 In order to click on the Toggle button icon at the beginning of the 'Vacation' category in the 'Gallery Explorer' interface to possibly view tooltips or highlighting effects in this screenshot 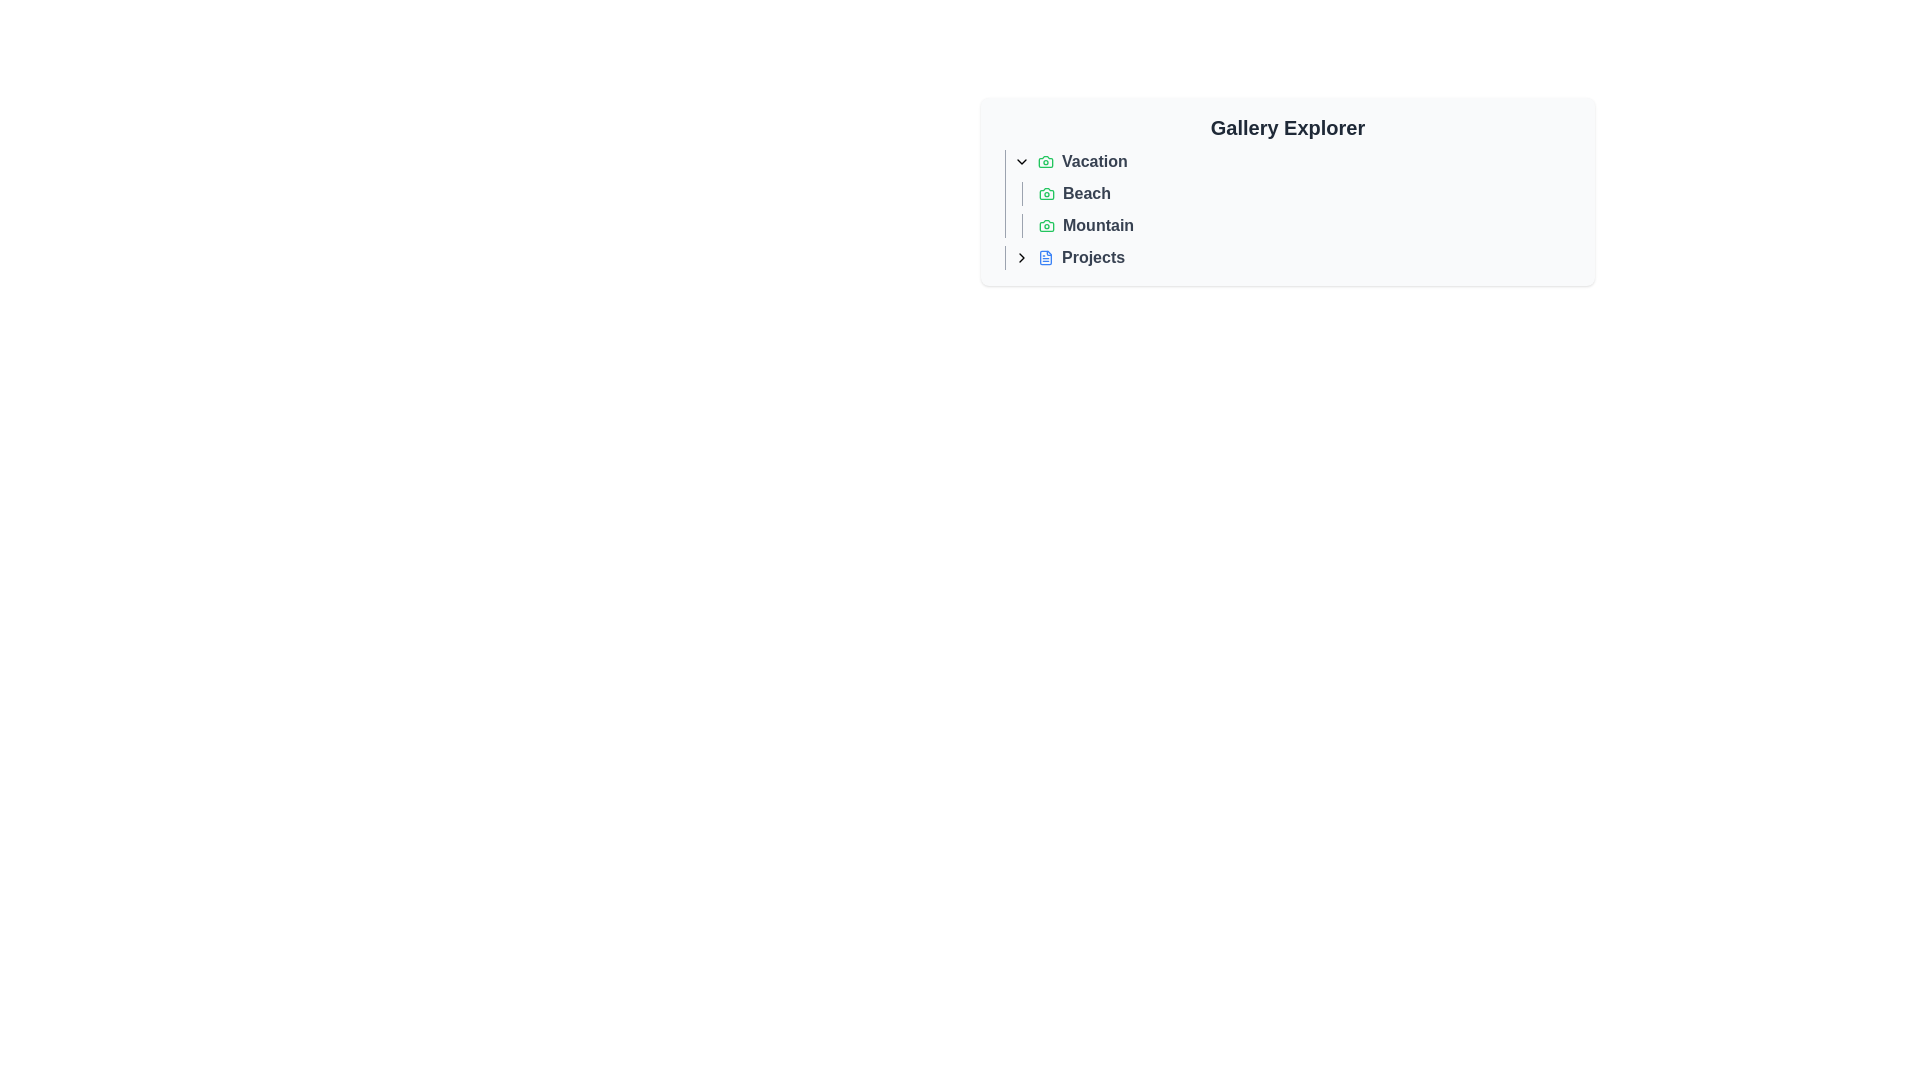, I will do `click(1022, 161)`.